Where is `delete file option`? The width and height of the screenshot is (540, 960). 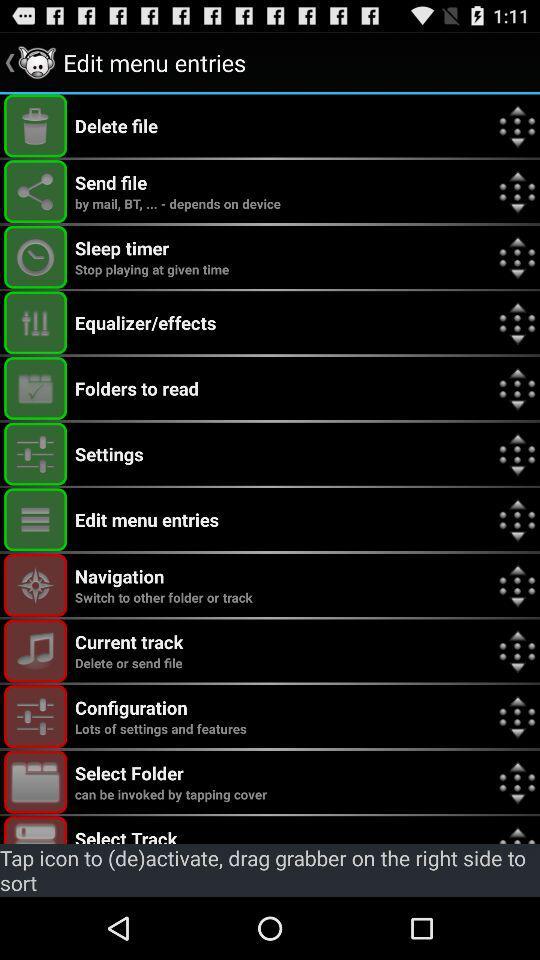 delete file option is located at coordinates (35, 125).